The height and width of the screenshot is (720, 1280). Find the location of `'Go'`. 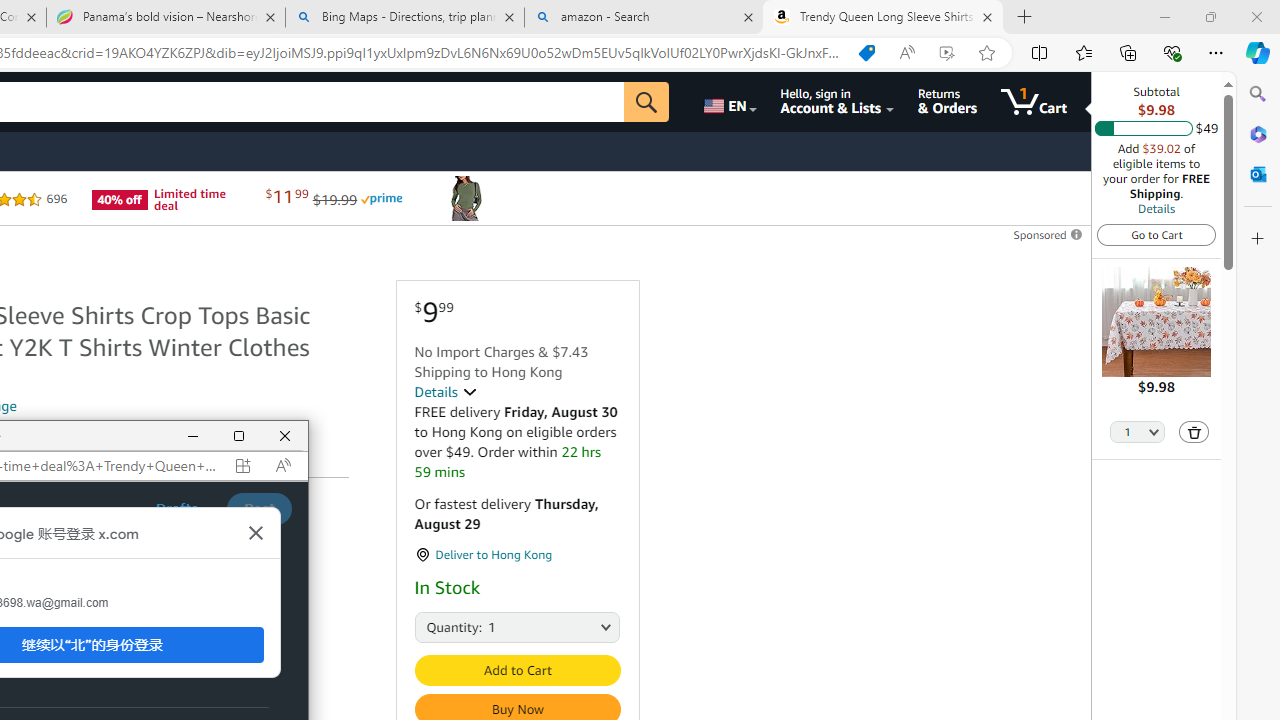

'Go' is located at coordinates (647, 101).